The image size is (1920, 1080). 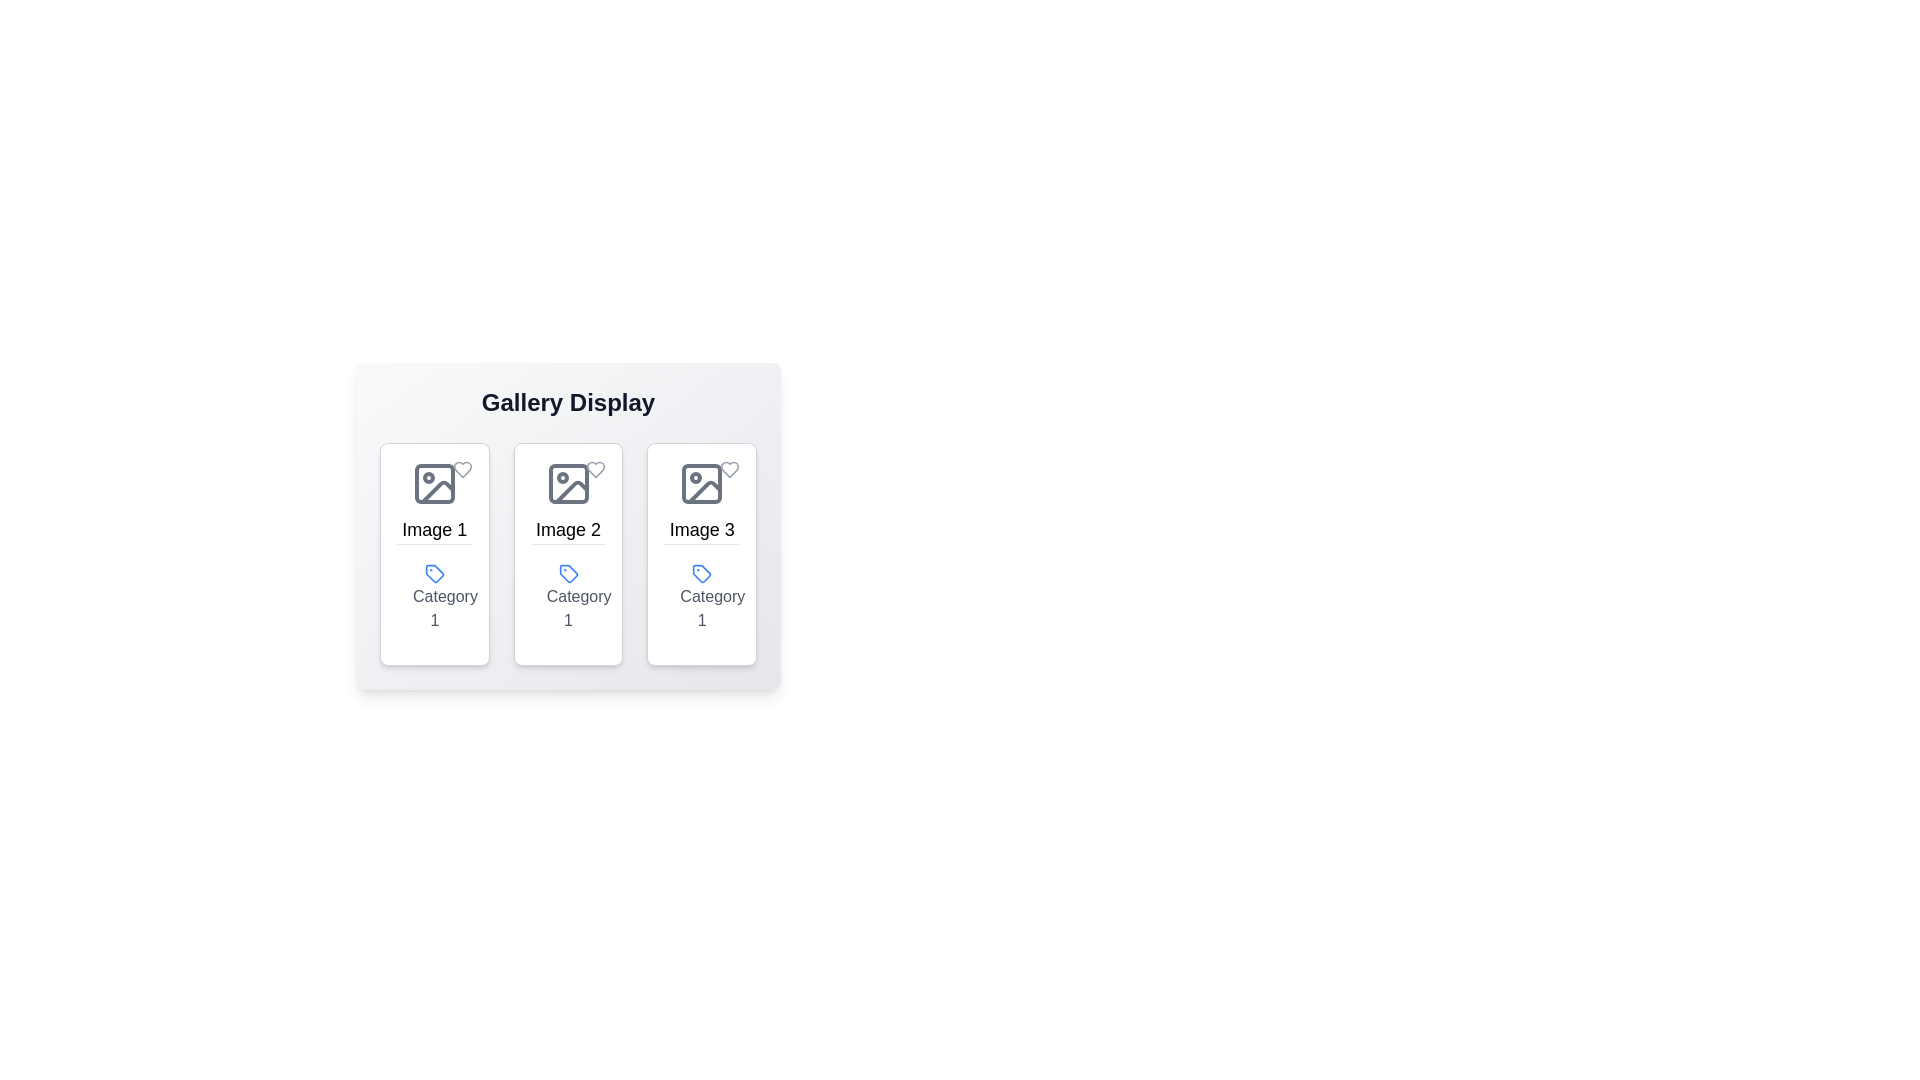 What do you see at coordinates (567, 483) in the screenshot?
I see `the image placeholder icon in the gallery` at bounding box center [567, 483].